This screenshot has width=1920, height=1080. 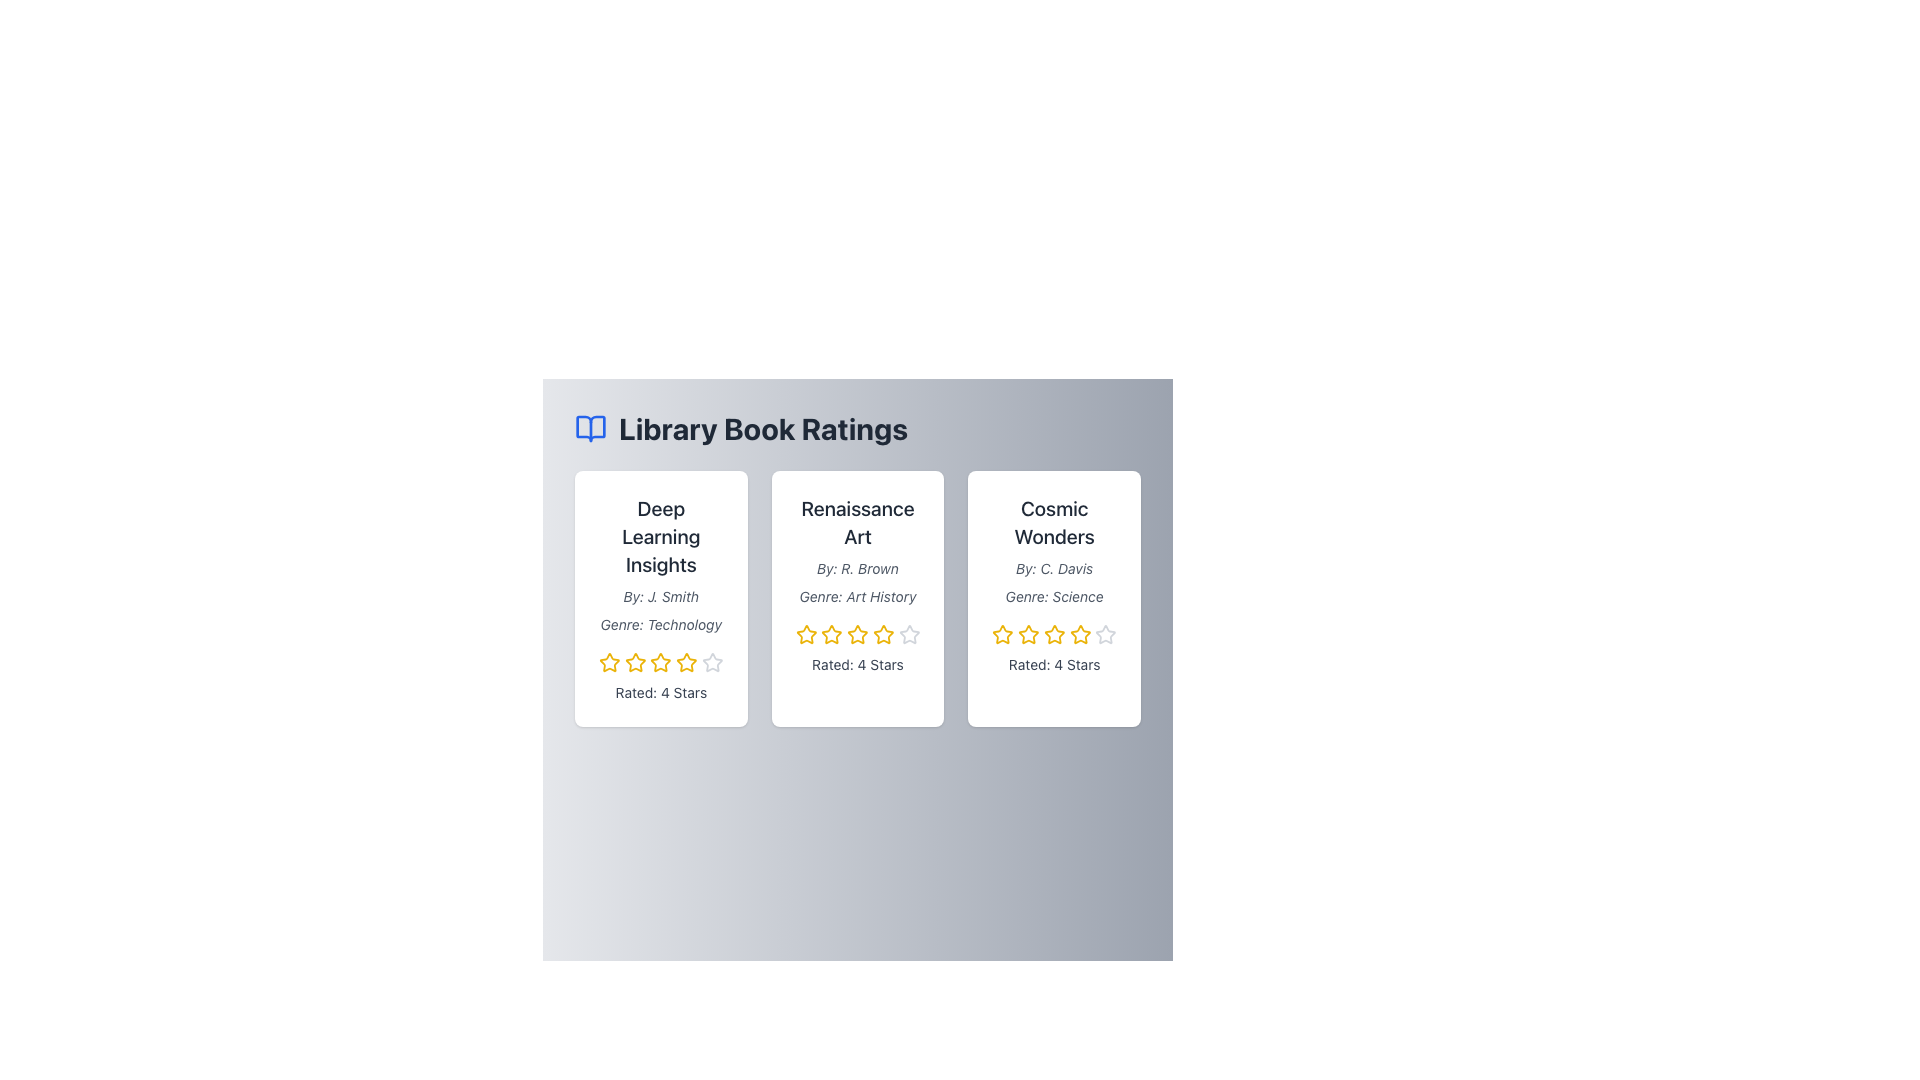 What do you see at coordinates (908, 634) in the screenshot?
I see `the fourth star in the star rating component` at bounding box center [908, 634].